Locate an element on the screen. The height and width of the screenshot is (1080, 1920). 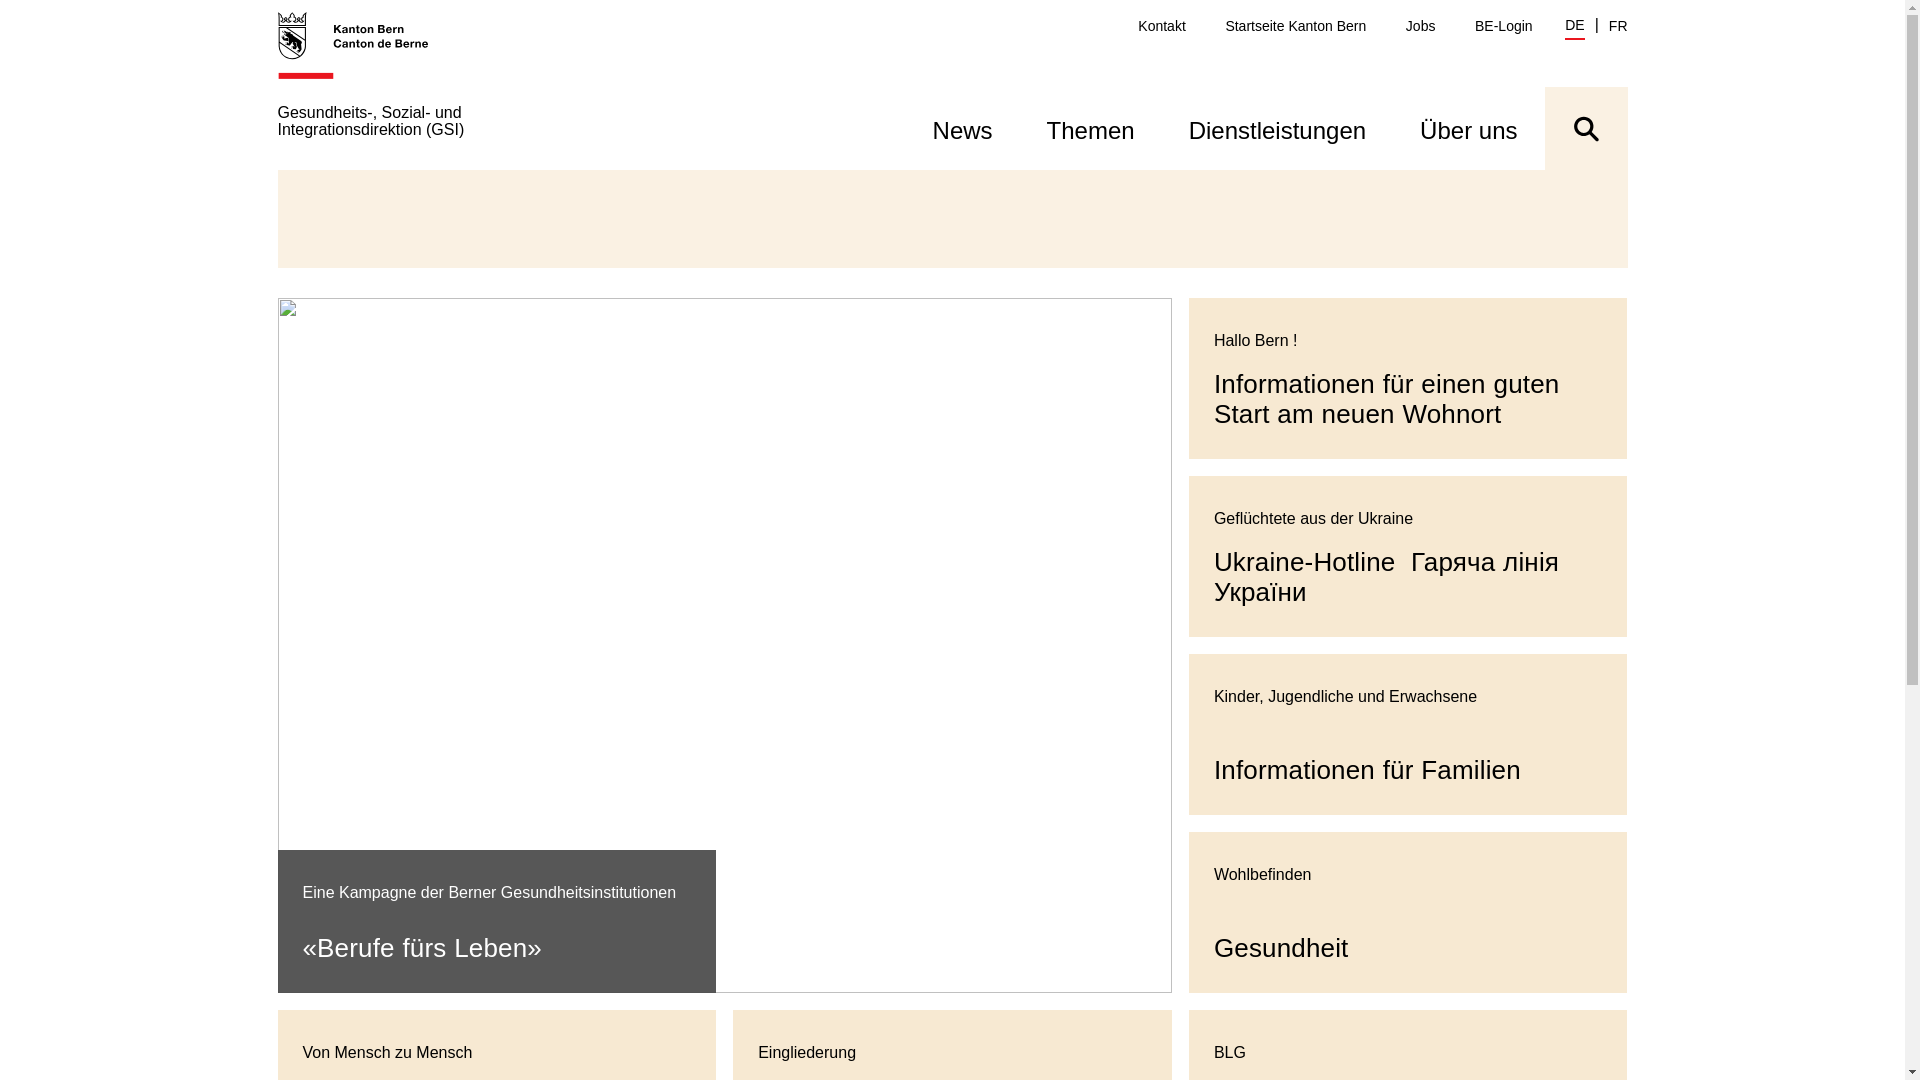
'Gesundheit is located at coordinates (1407, 912).